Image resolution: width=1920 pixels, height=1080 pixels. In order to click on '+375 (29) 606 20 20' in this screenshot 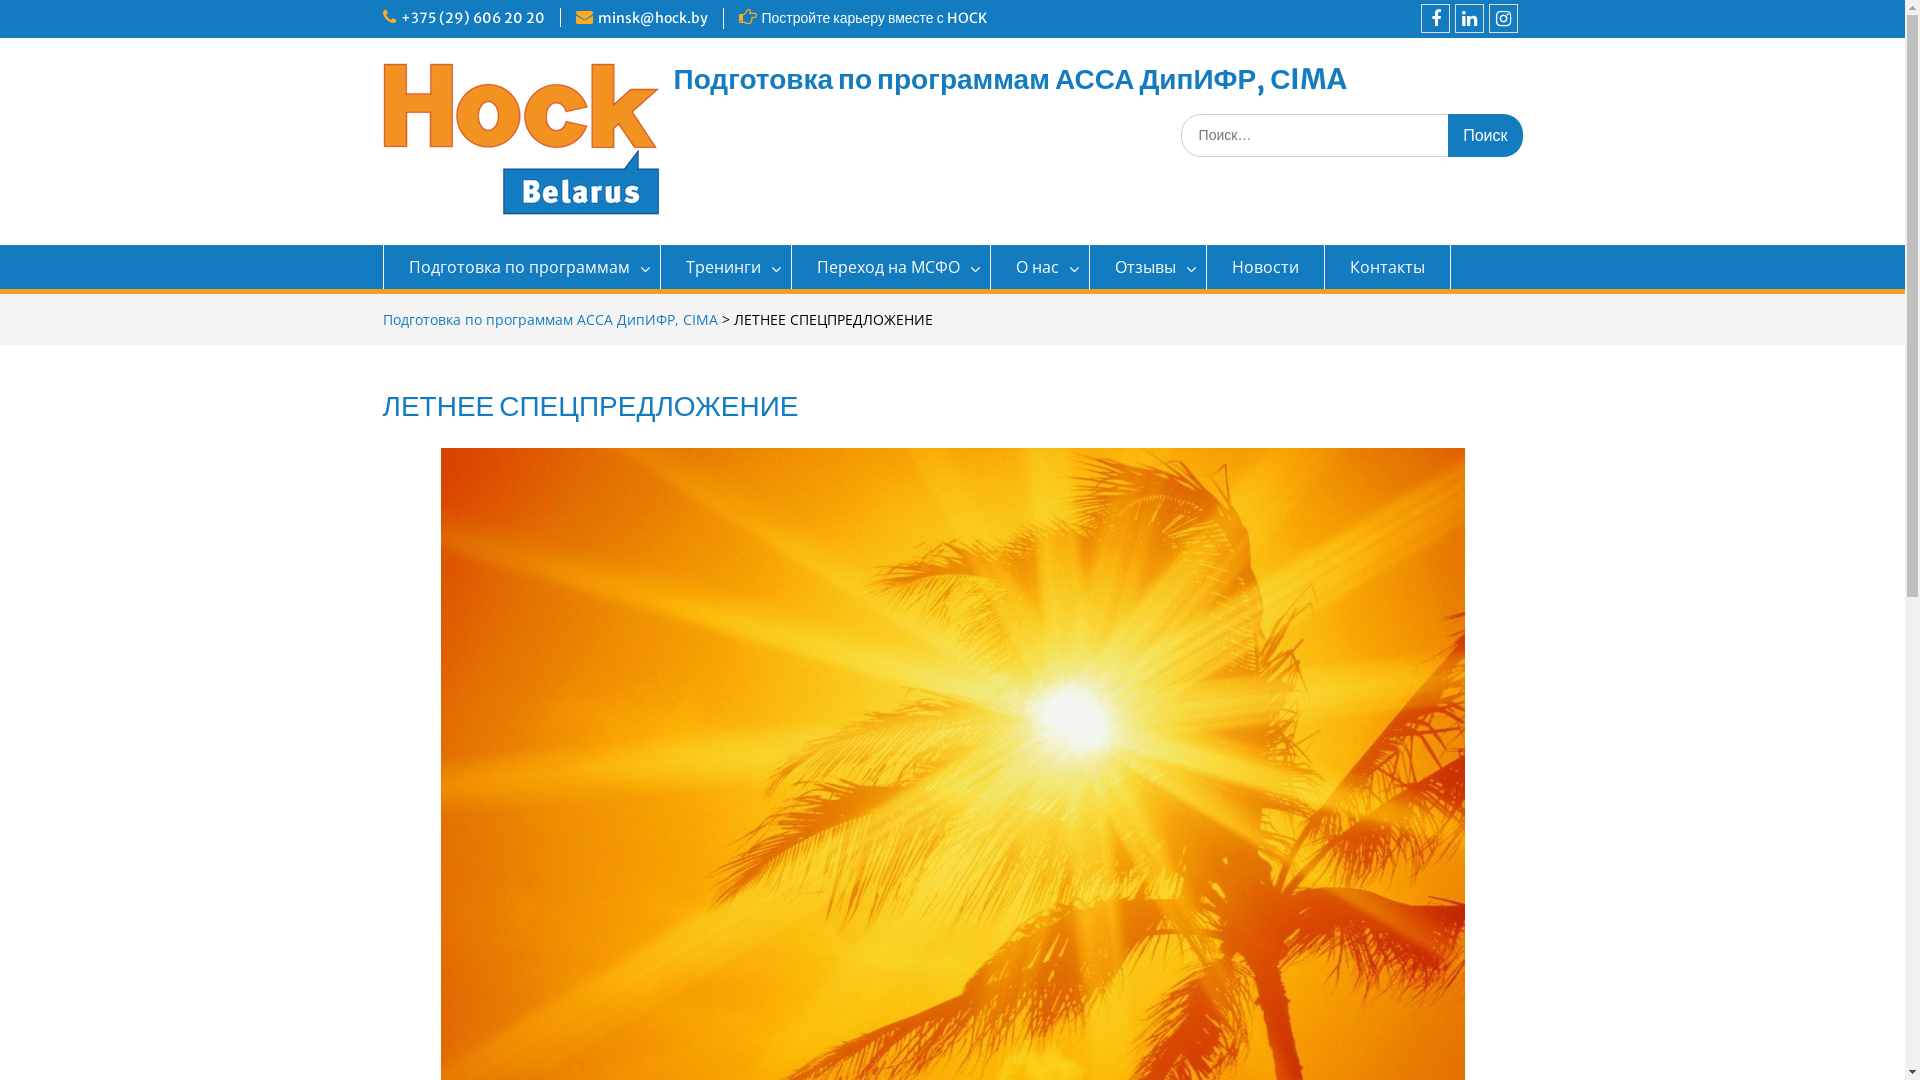, I will do `click(470, 18)`.